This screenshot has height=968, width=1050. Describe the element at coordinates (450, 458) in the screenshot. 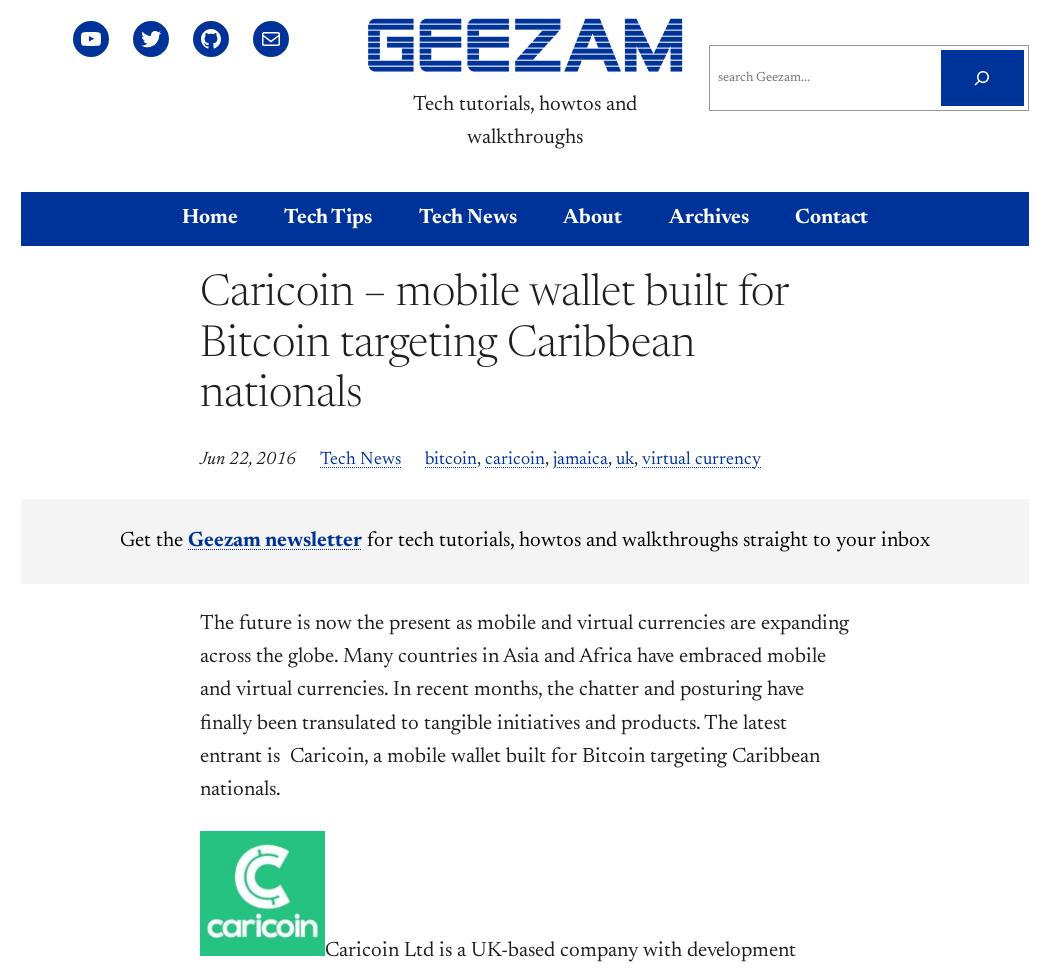

I see `'bitcoin'` at that location.